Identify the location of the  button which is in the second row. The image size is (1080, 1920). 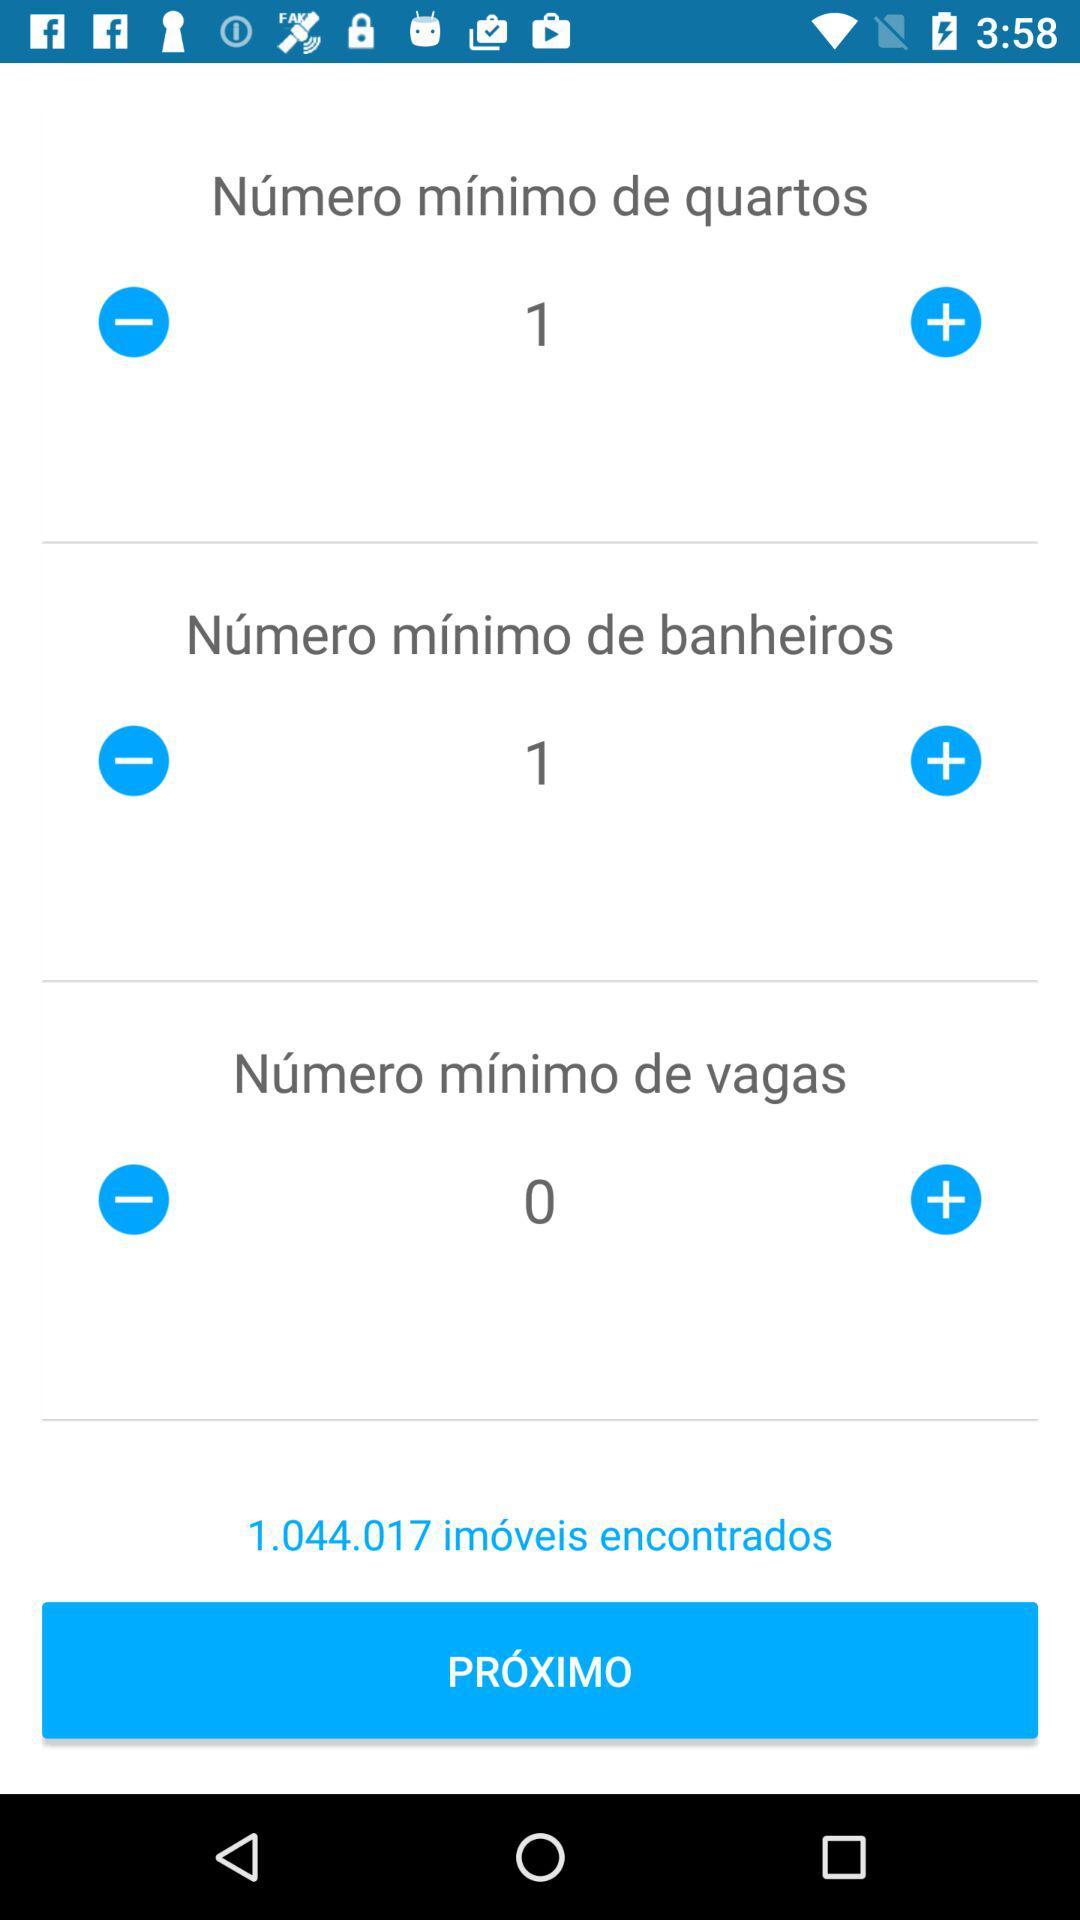
(134, 760).